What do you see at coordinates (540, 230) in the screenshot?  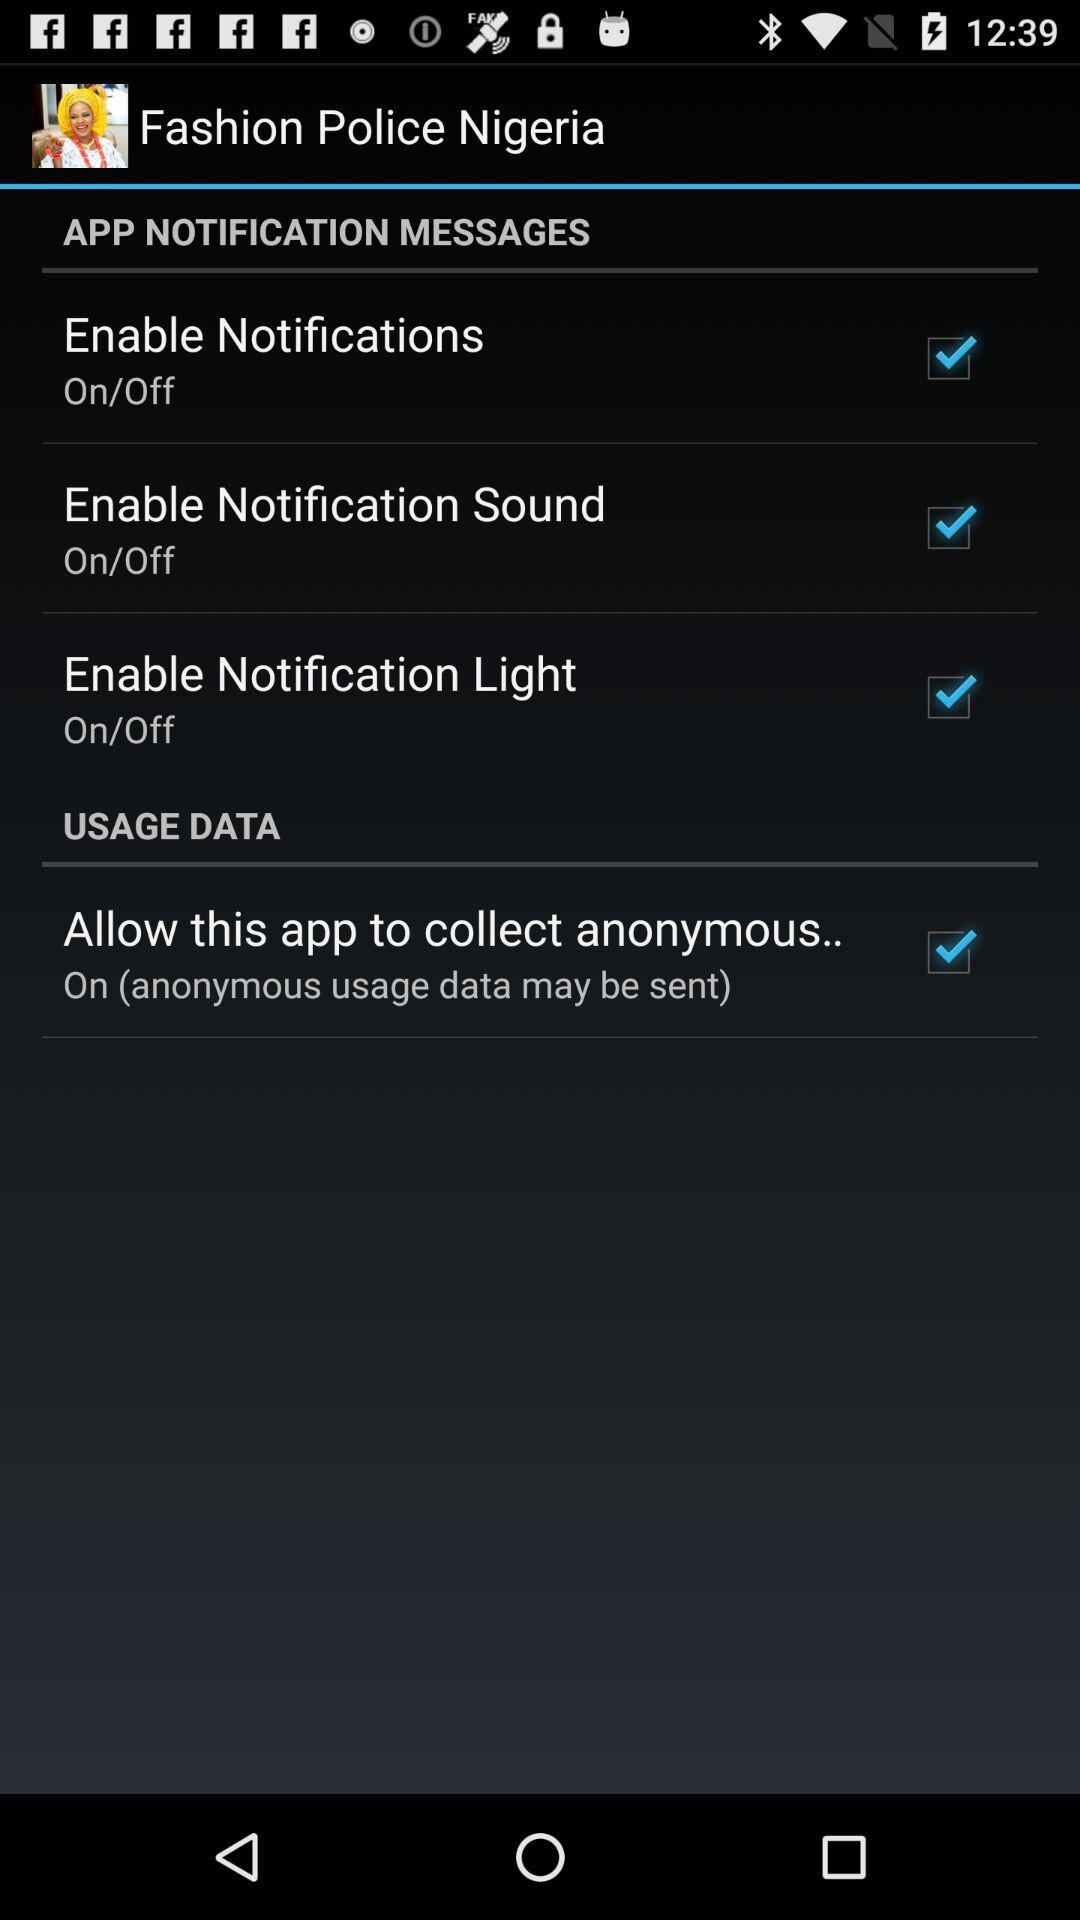 I see `the icon above the enable notifications` at bounding box center [540, 230].